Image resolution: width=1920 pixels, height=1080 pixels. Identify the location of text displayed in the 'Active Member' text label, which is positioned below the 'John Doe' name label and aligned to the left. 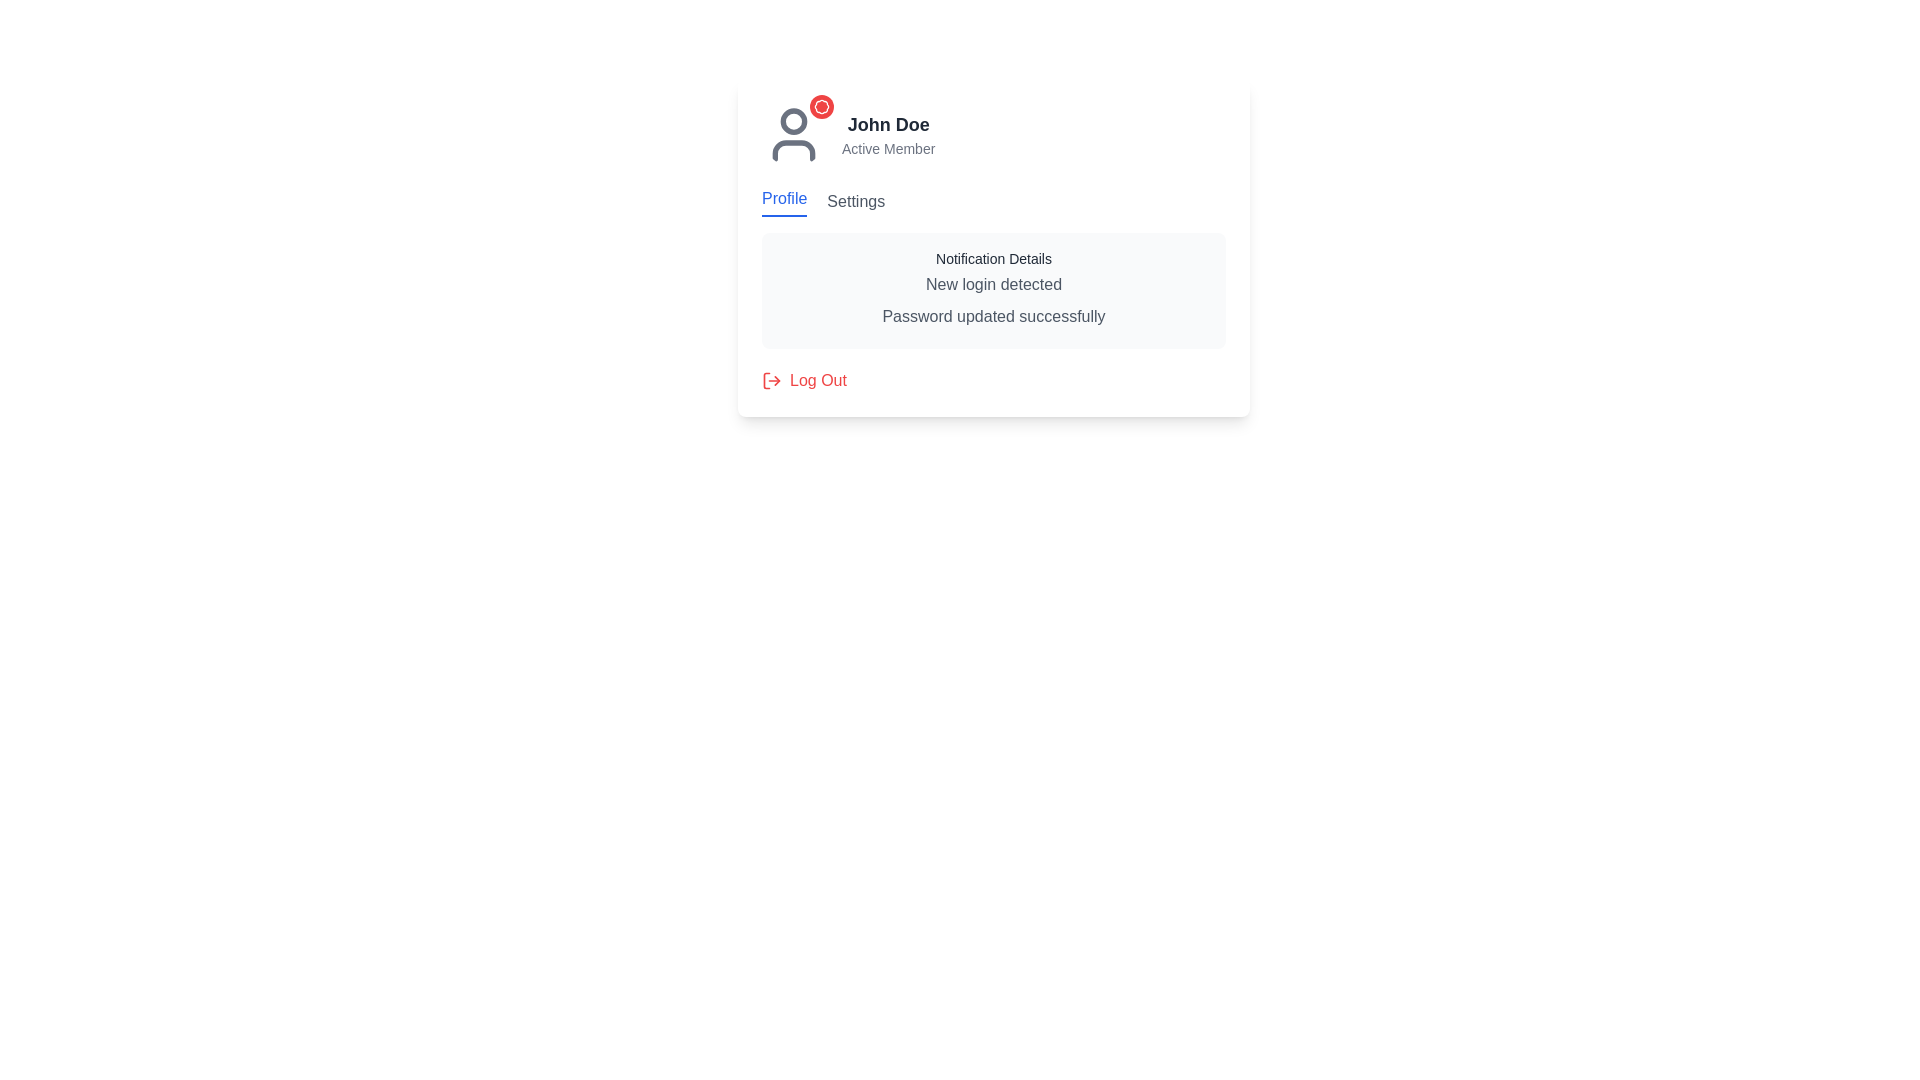
(887, 148).